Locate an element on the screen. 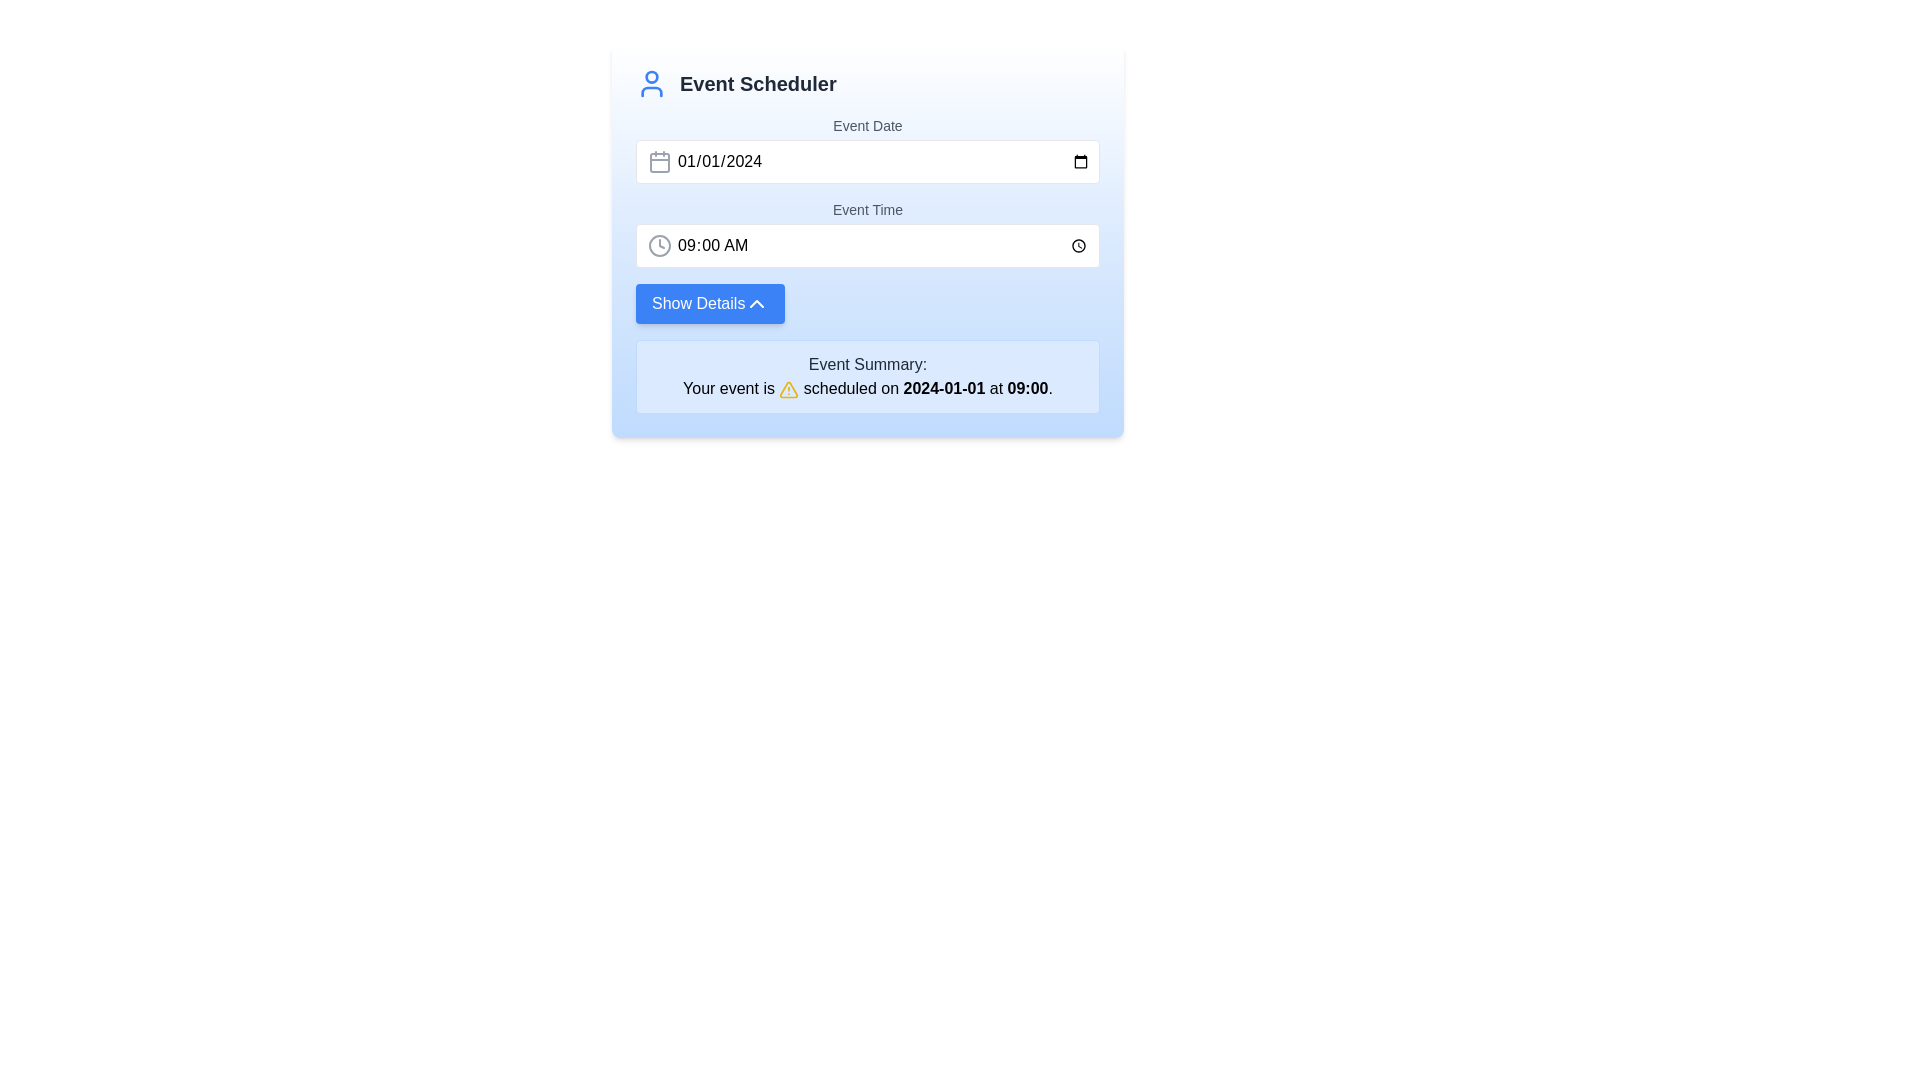 Image resolution: width=1920 pixels, height=1080 pixels. the text label that conveys the scheduled time for the event, which is positioned at the end of the sentence 'Your event is scheduled on 2024-01-01 at 09:00.' within a light blue summary box is located at coordinates (1027, 388).